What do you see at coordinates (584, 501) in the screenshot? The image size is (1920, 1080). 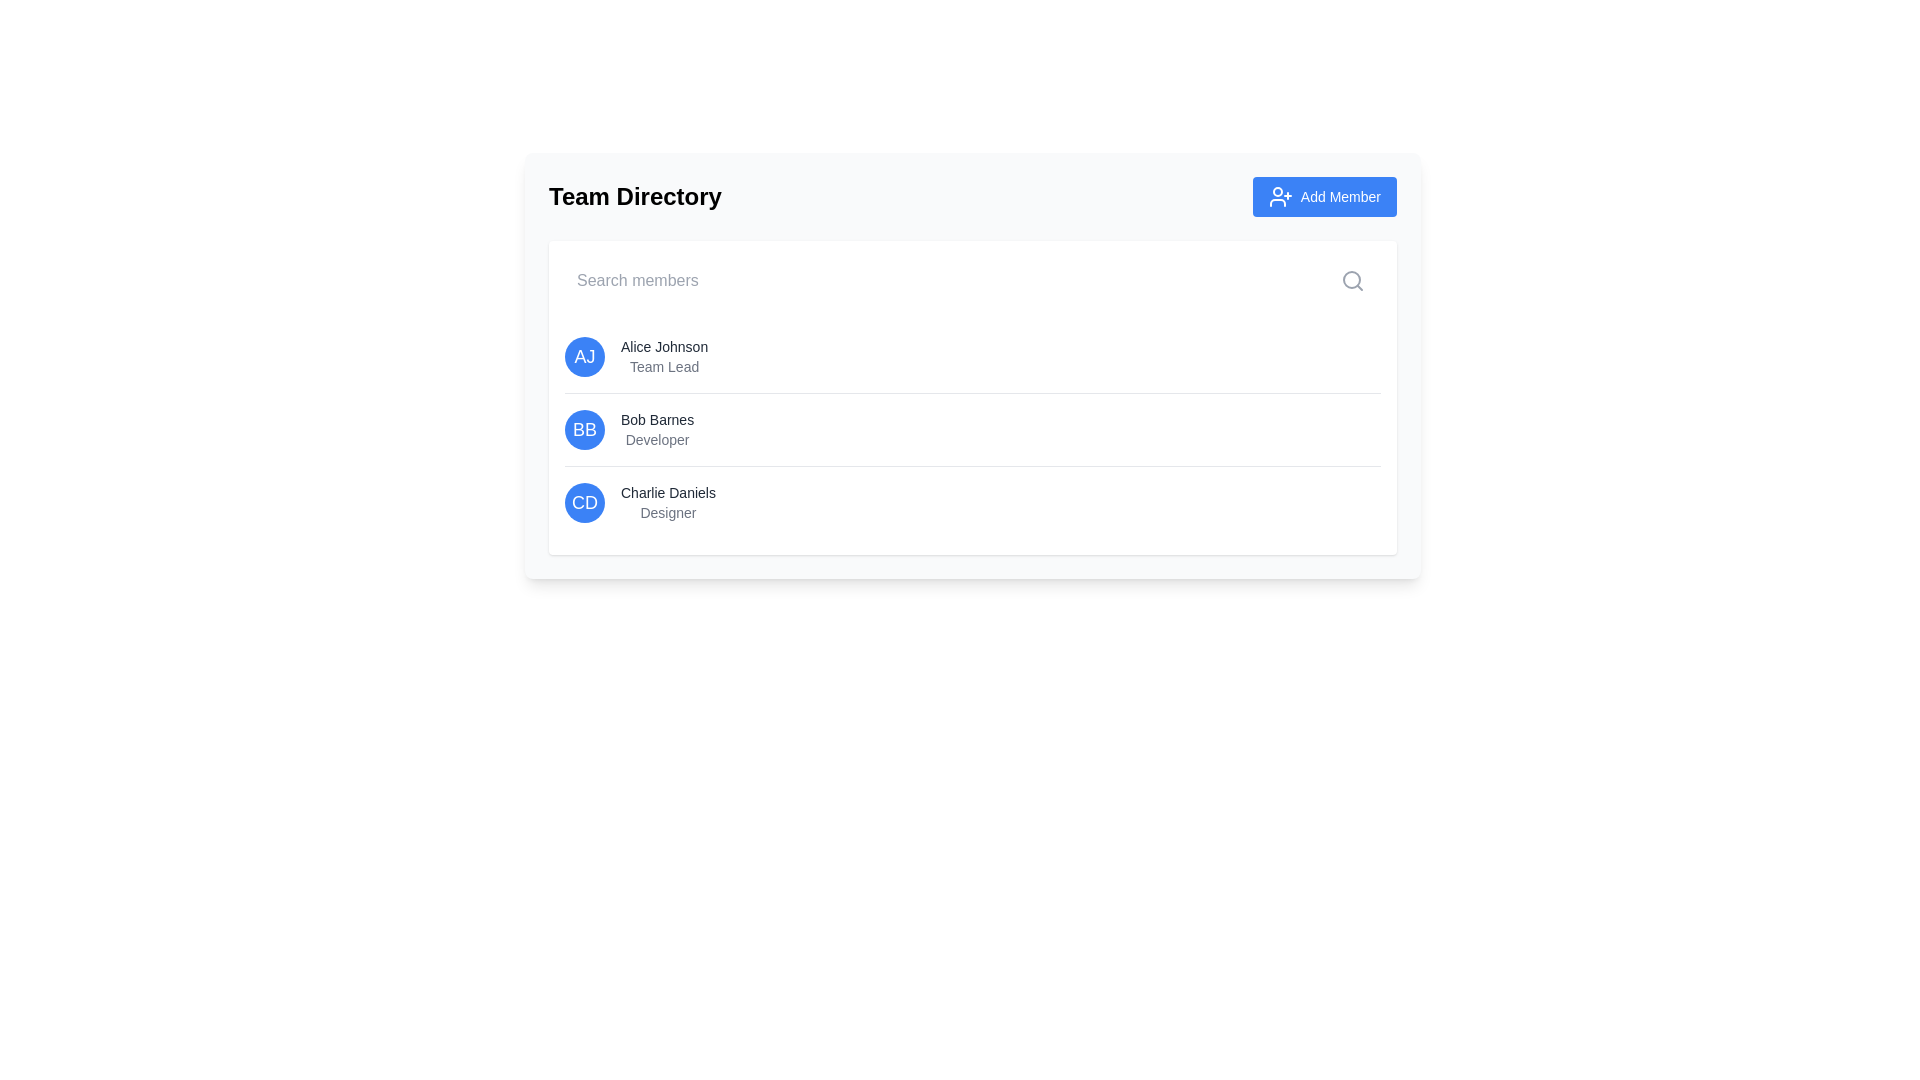 I see `the text displaying the initials 'CD' in bold within a circular blue background, located on the third row of the members' list` at bounding box center [584, 501].